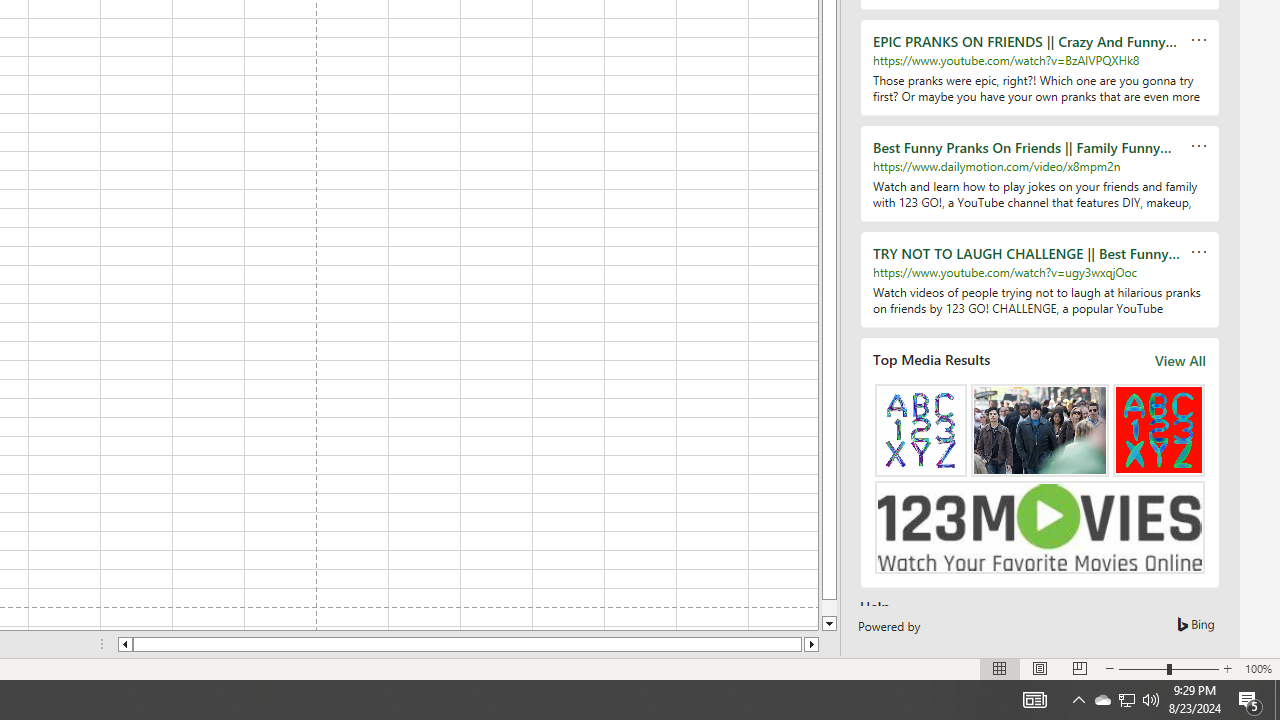  Describe the element at coordinates (829, 623) in the screenshot. I see `'Line down'` at that location.